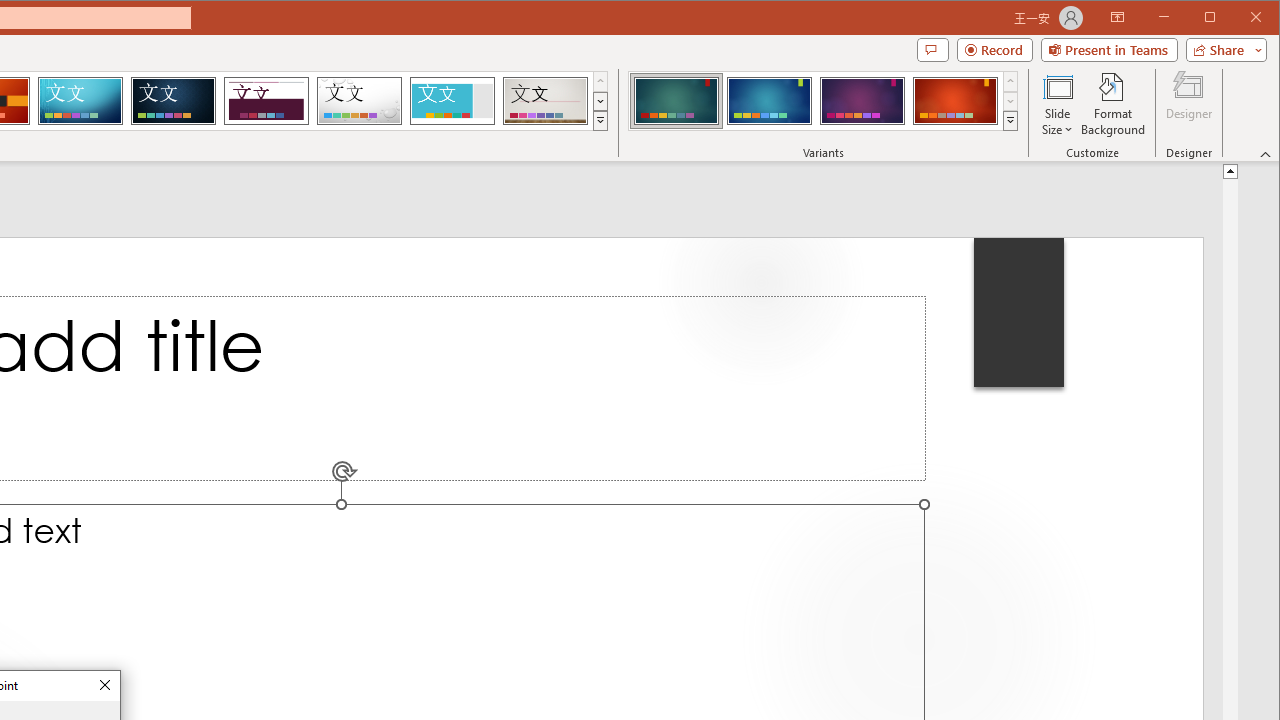 The height and width of the screenshot is (720, 1280). Describe the element at coordinates (599, 120) in the screenshot. I see `'Themes'` at that location.